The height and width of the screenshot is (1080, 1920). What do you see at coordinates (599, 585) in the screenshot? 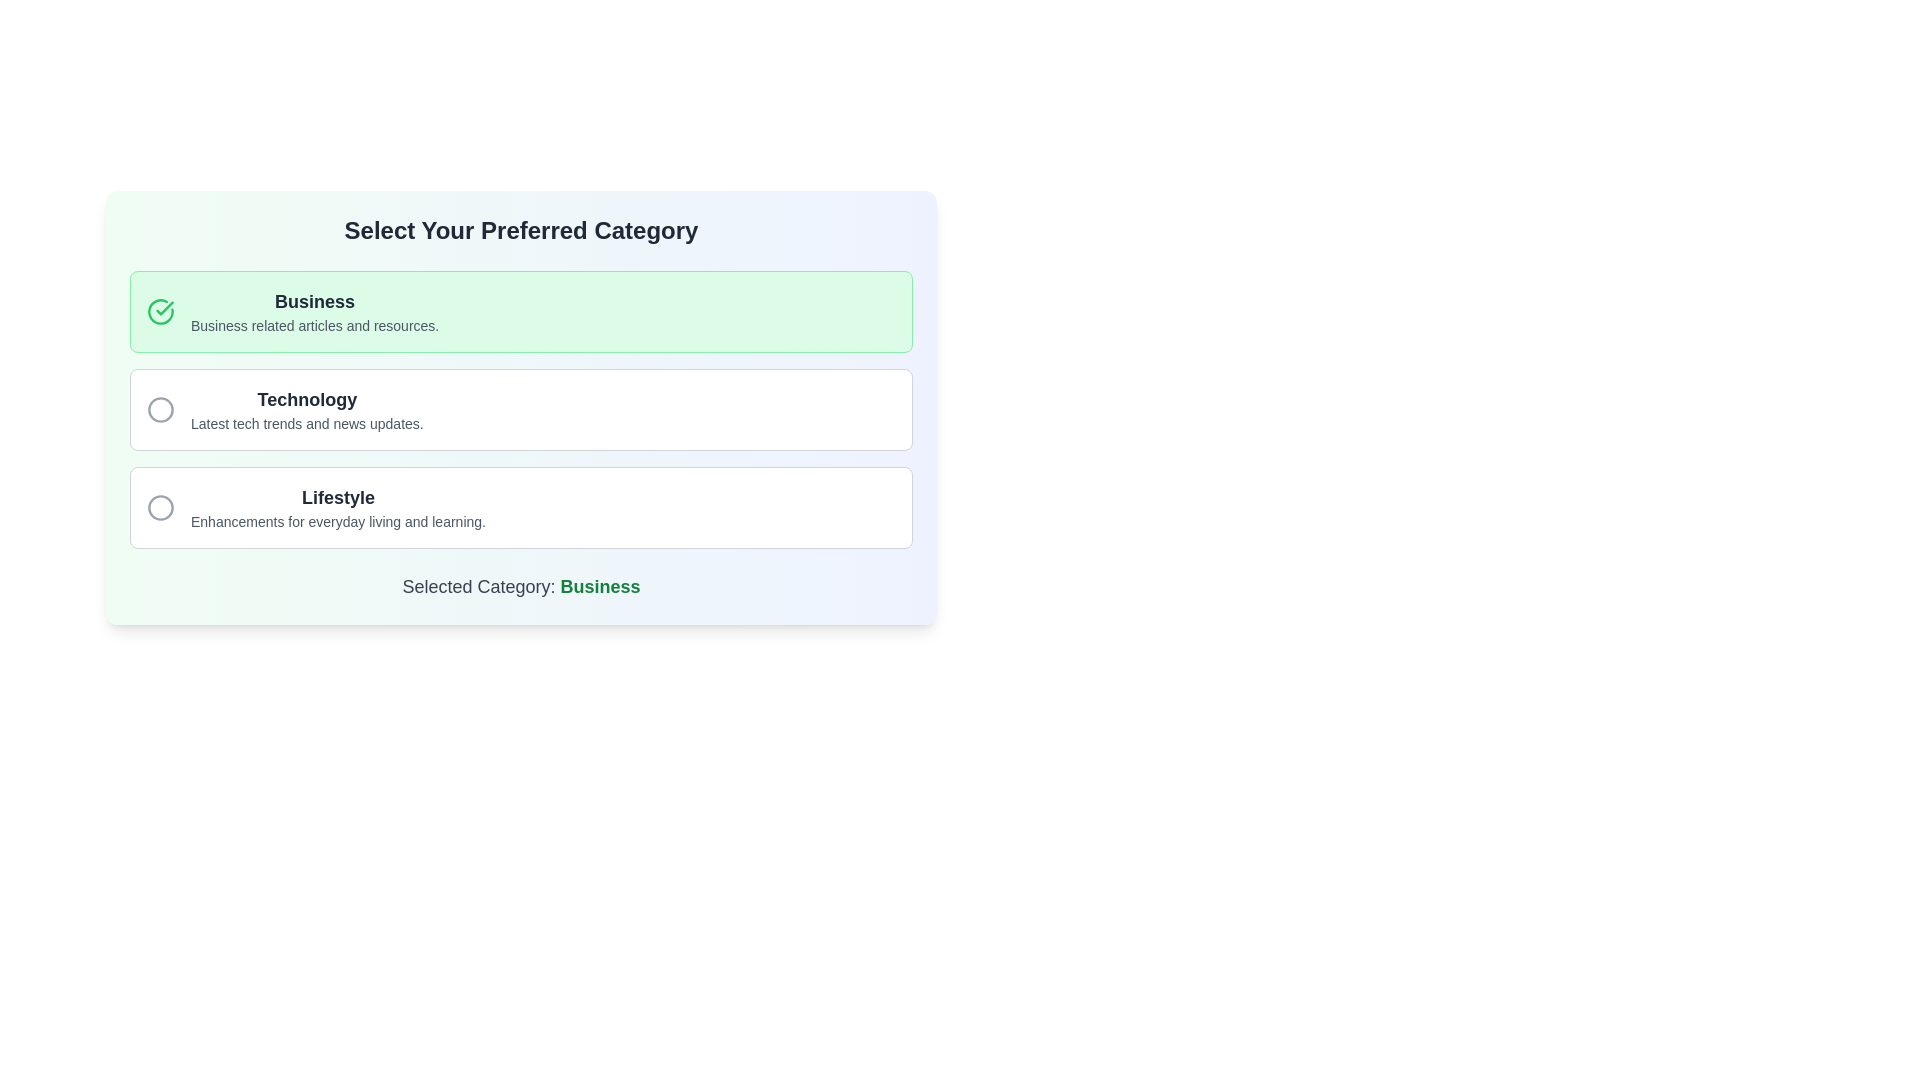
I see `the static text indicating the selected category 'Business', which is part of the phrase 'Selected Category: Business' and is centrally located near the bottom of the category selection interface` at bounding box center [599, 585].